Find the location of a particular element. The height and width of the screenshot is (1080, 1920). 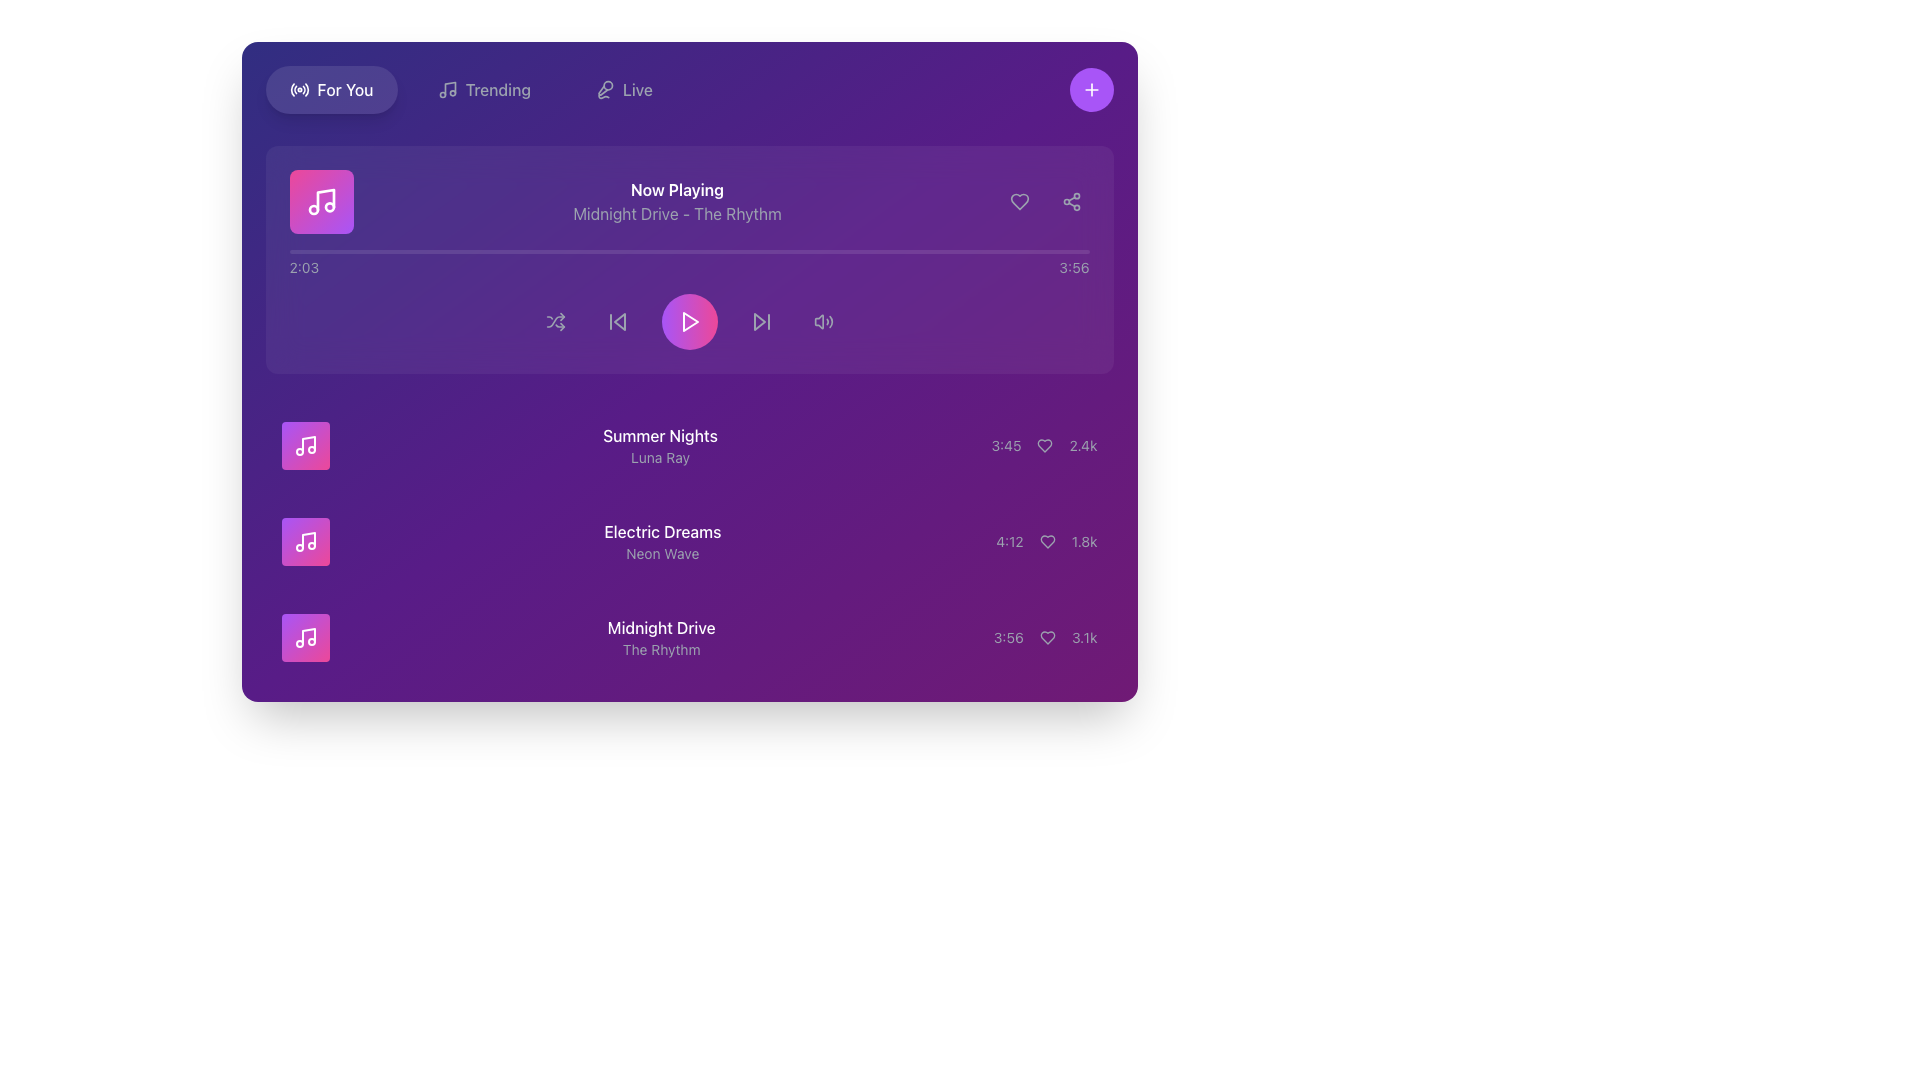

the interactive media control bar, which features a purple gradient and icons for media control, located beneath the 'Now Playing' text is located at coordinates (689, 320).